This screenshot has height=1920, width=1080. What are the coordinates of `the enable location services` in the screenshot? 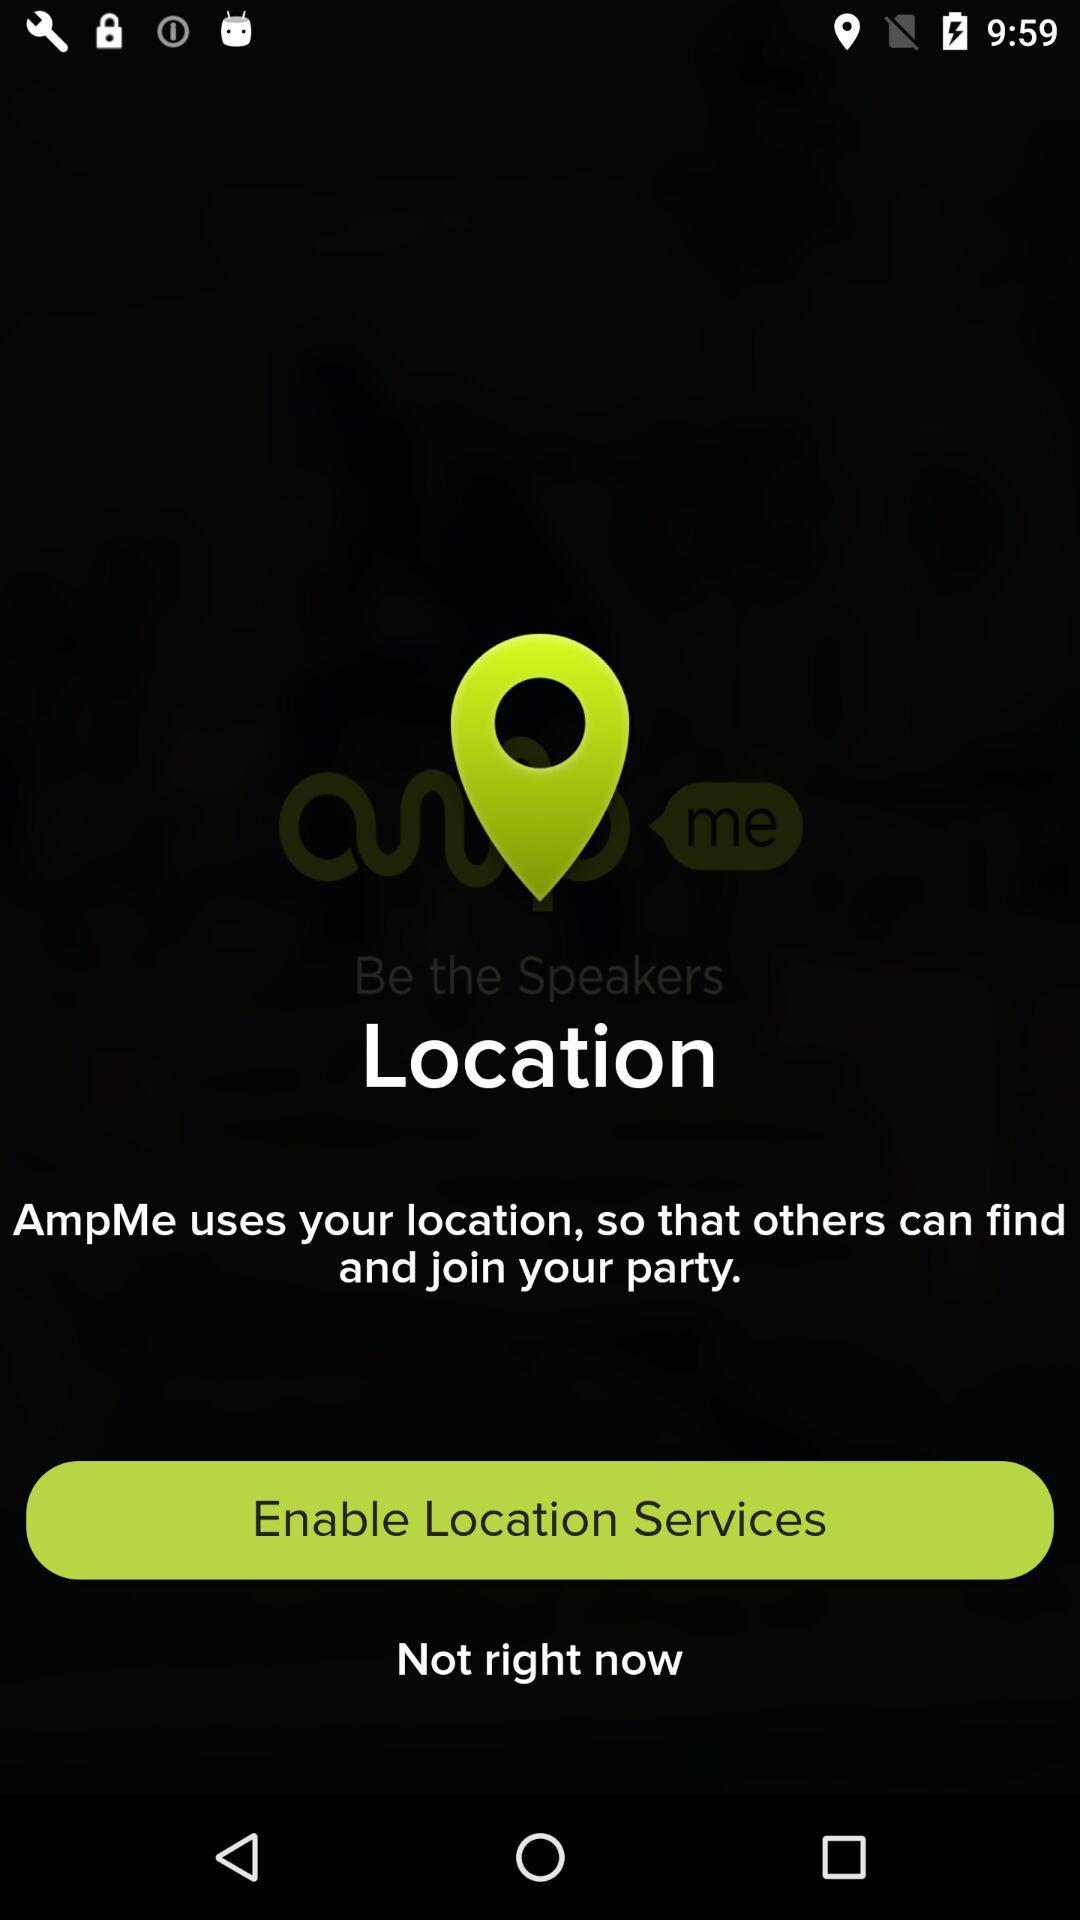 It's located at (540, 1520).